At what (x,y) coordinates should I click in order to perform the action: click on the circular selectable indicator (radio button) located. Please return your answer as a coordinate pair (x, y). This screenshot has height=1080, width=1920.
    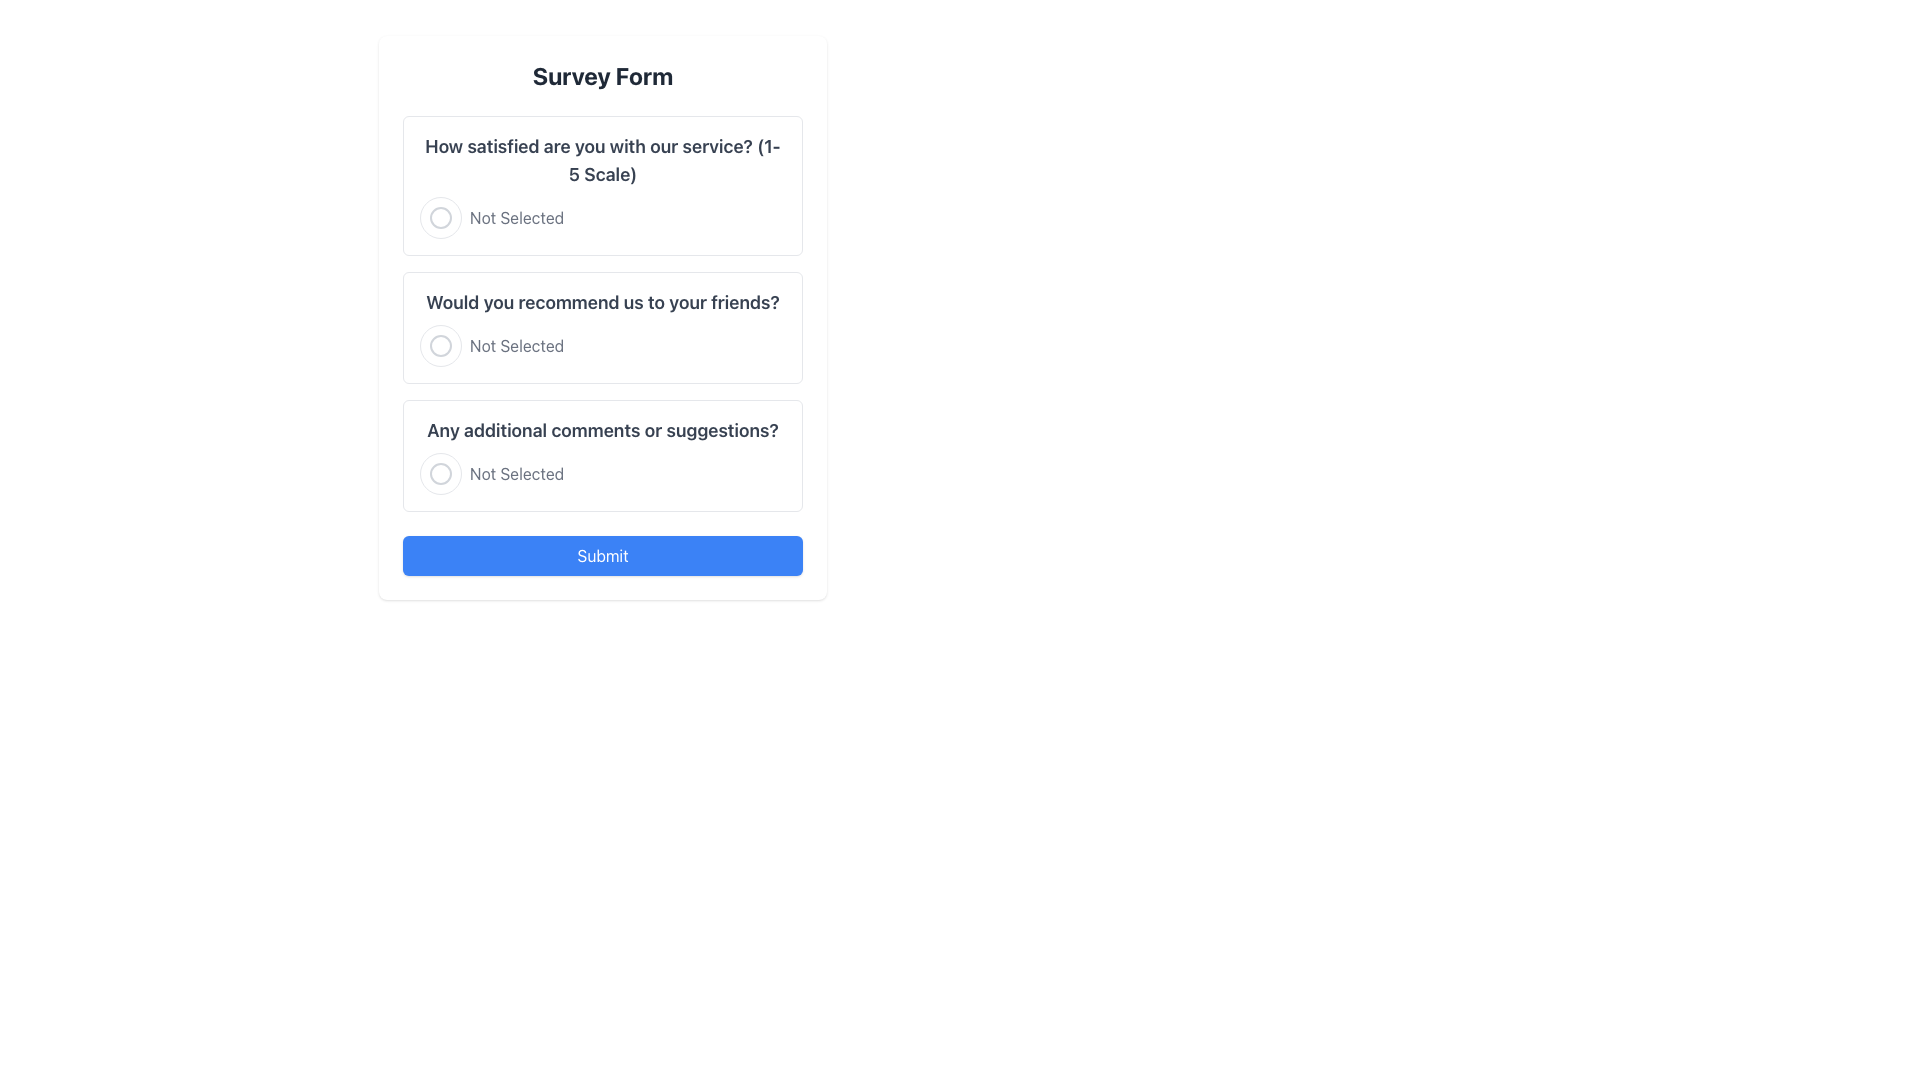
    Looking at the image, I should click on (440, 474).